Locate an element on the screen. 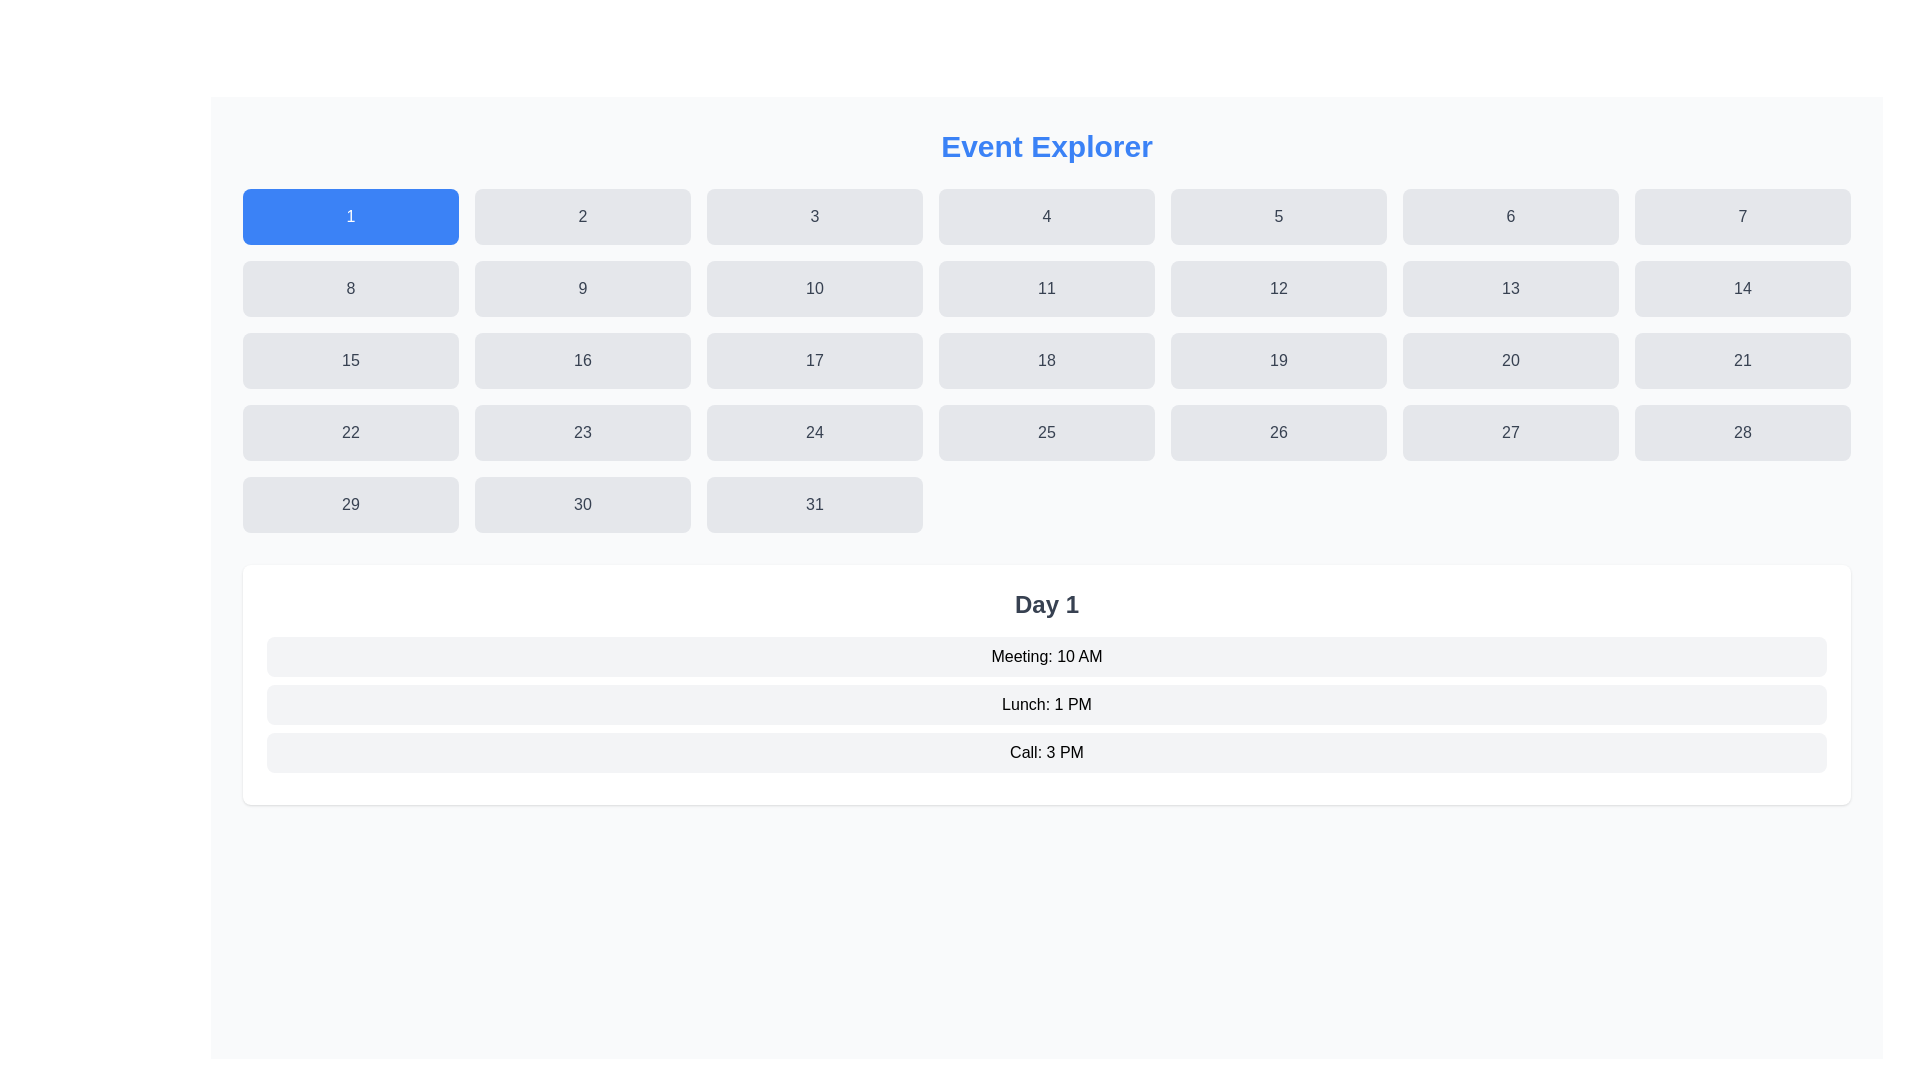  the rectangular button with rounded corners displaying the number '26' in the Event Explorer grid is located at coordinates (1277, 431).